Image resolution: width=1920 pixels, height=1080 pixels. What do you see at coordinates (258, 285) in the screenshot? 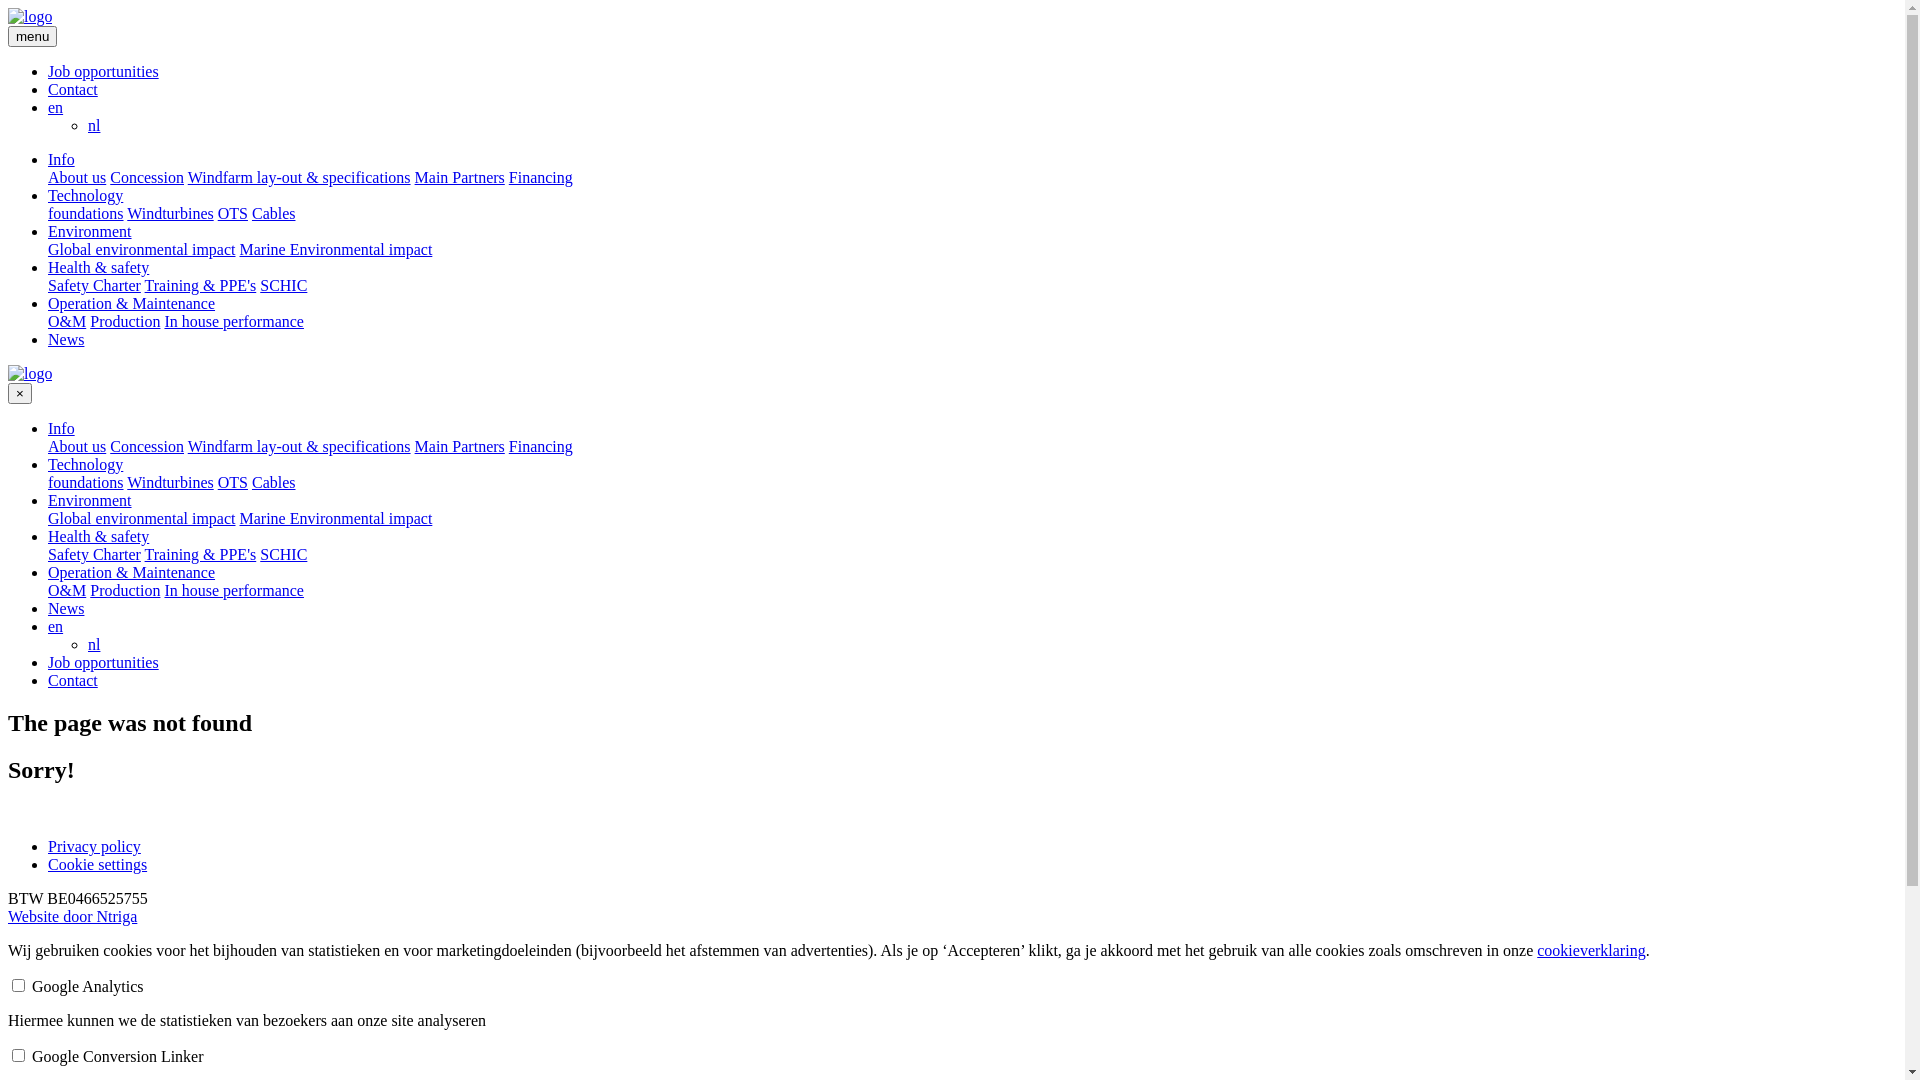
I see `'SCHIC'` at bounding box center [258, 285].